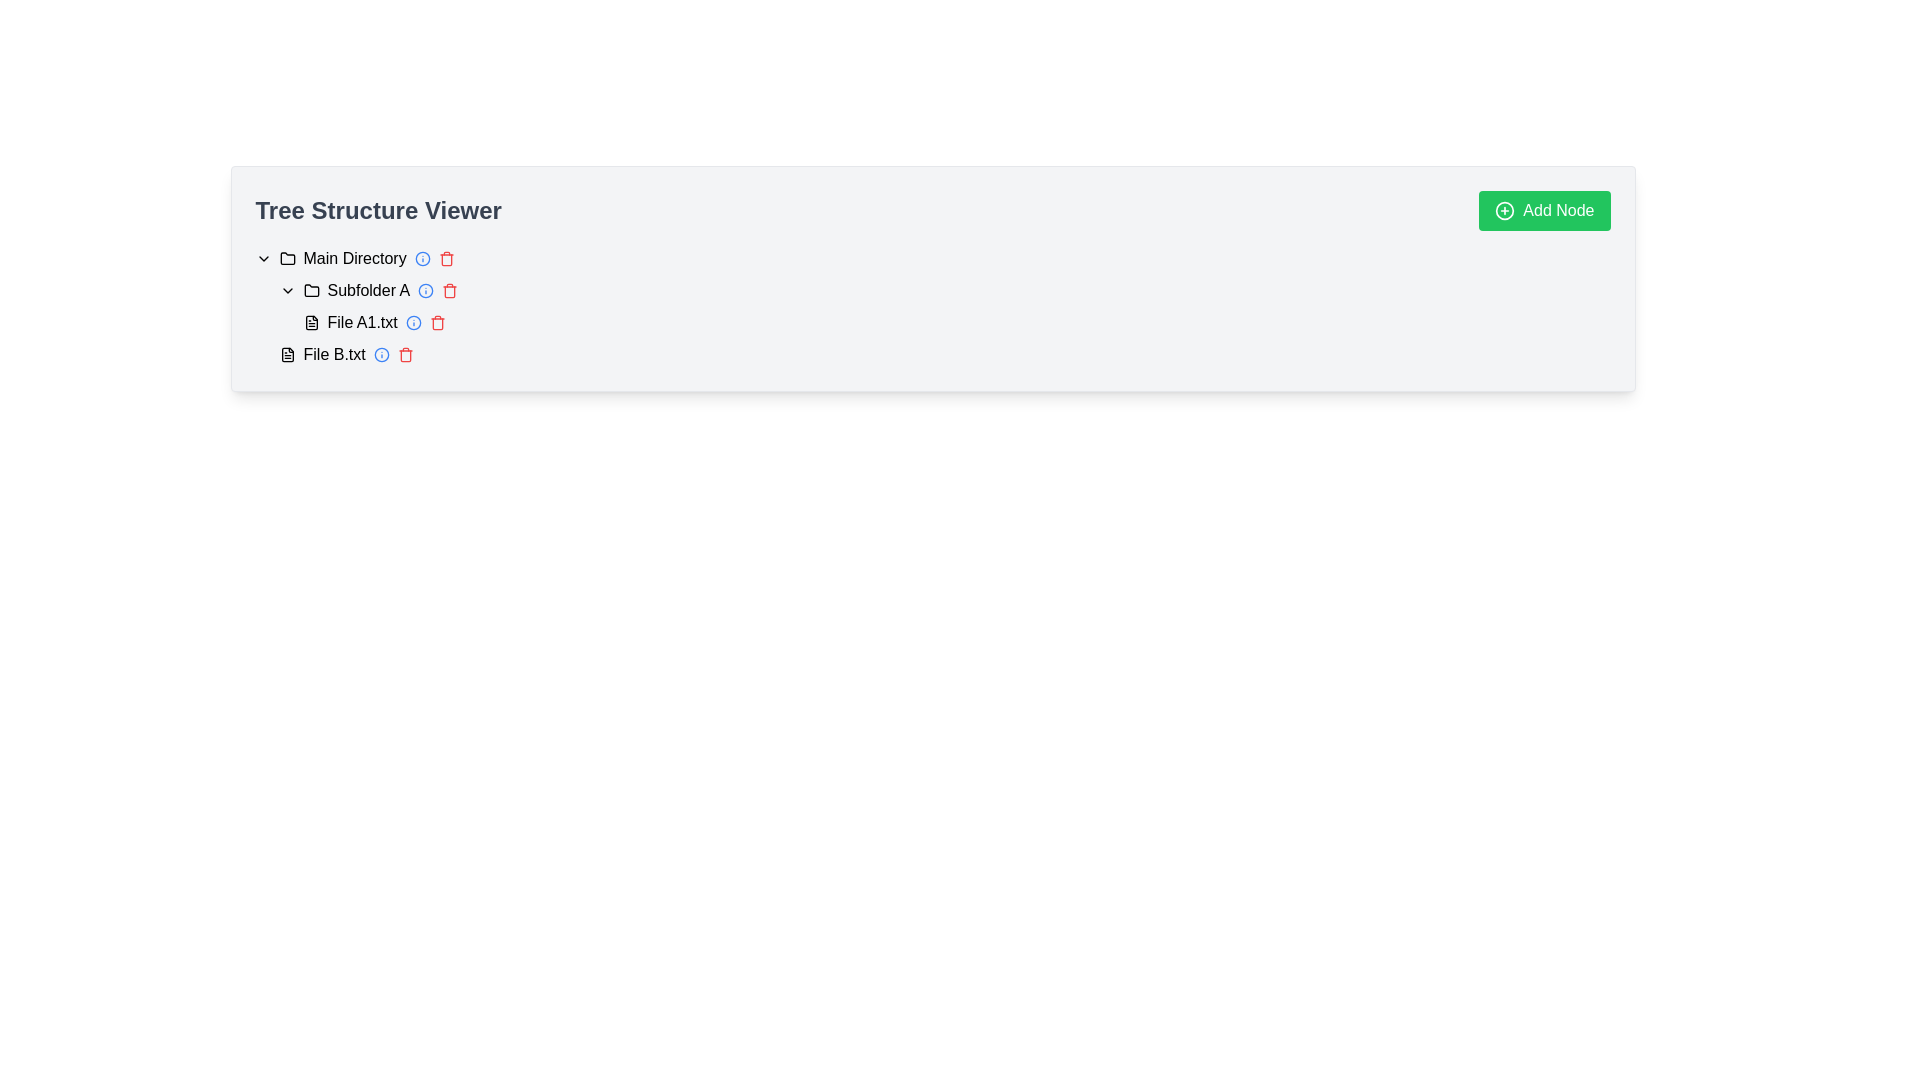  I want to click on the Folder icon, which is a small red vector graphic resembling a typical file folder, located adjacent, so click(310, 290).